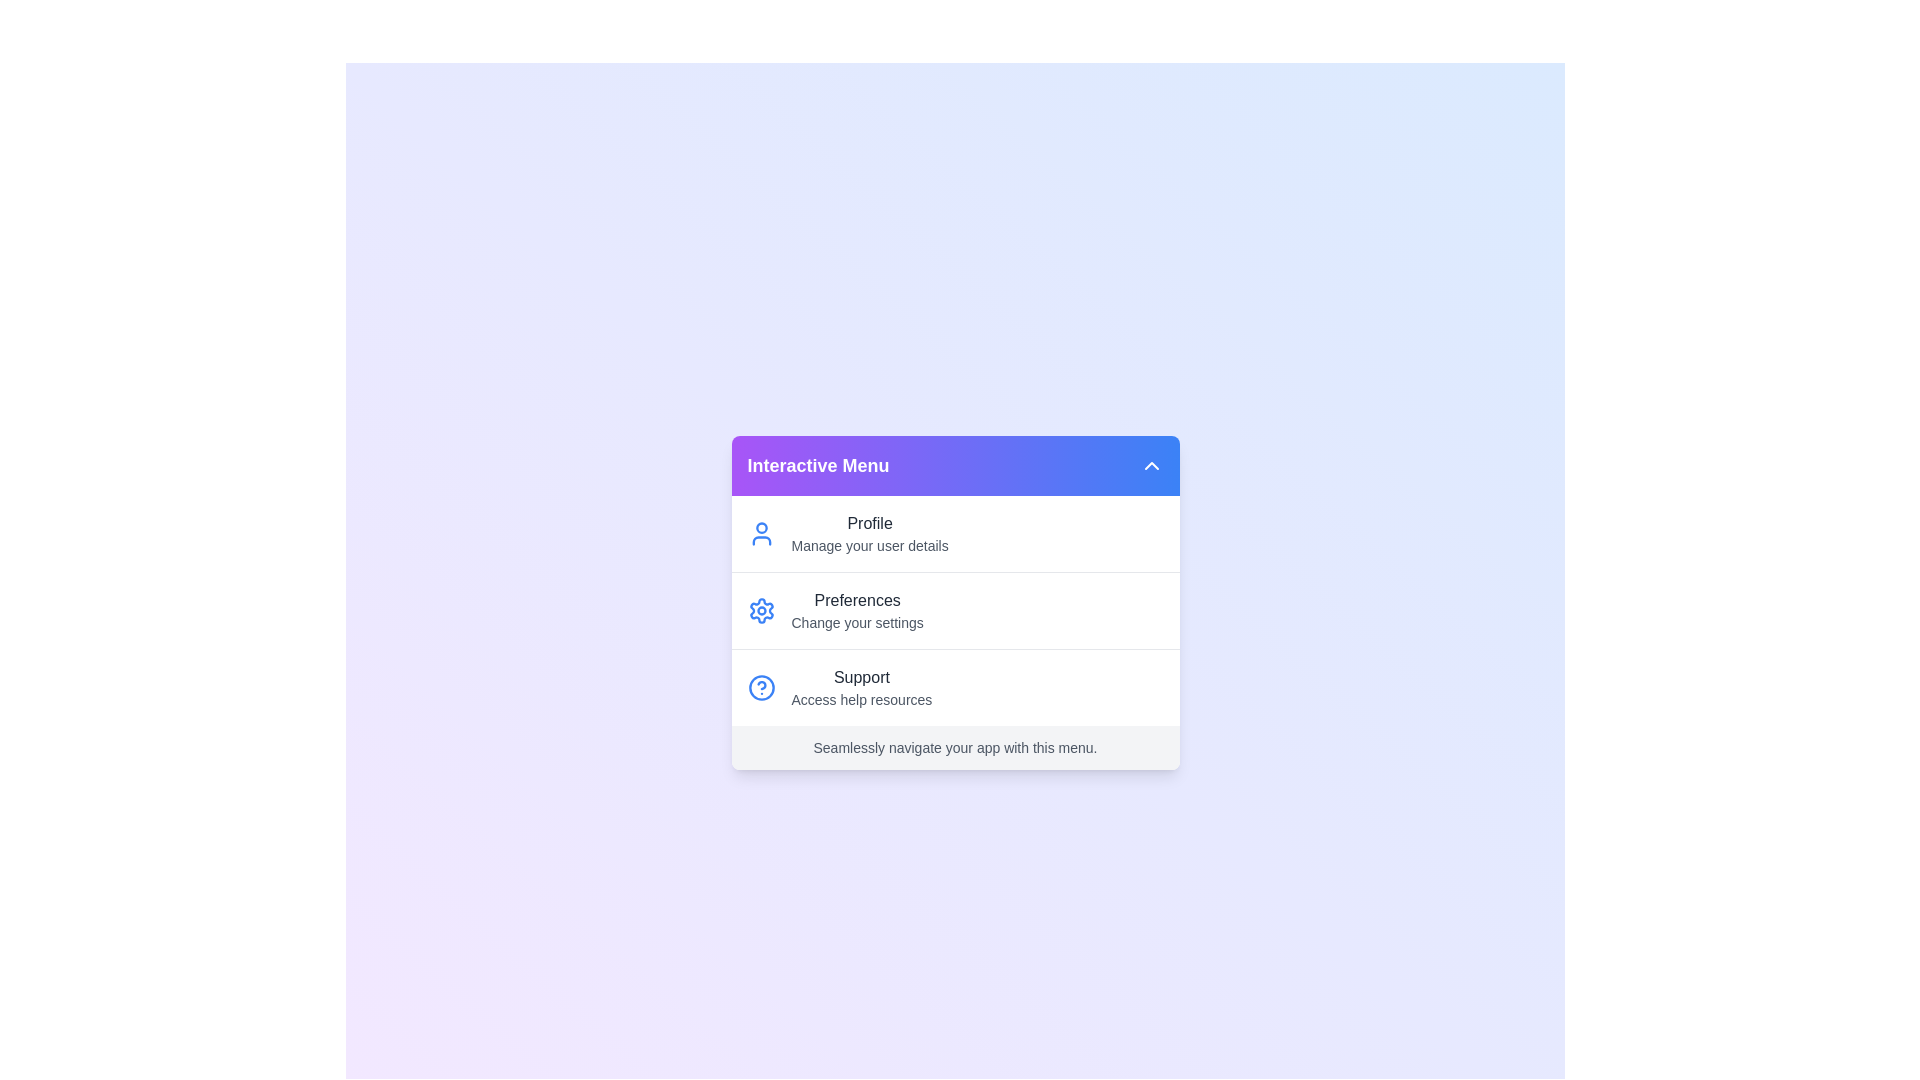 This screenshot has width=1920, height=1080. What do you see at coordinates (954, 609) in the screenshot?
I see `the menu item Preferences` at bounding box center [954, 609].